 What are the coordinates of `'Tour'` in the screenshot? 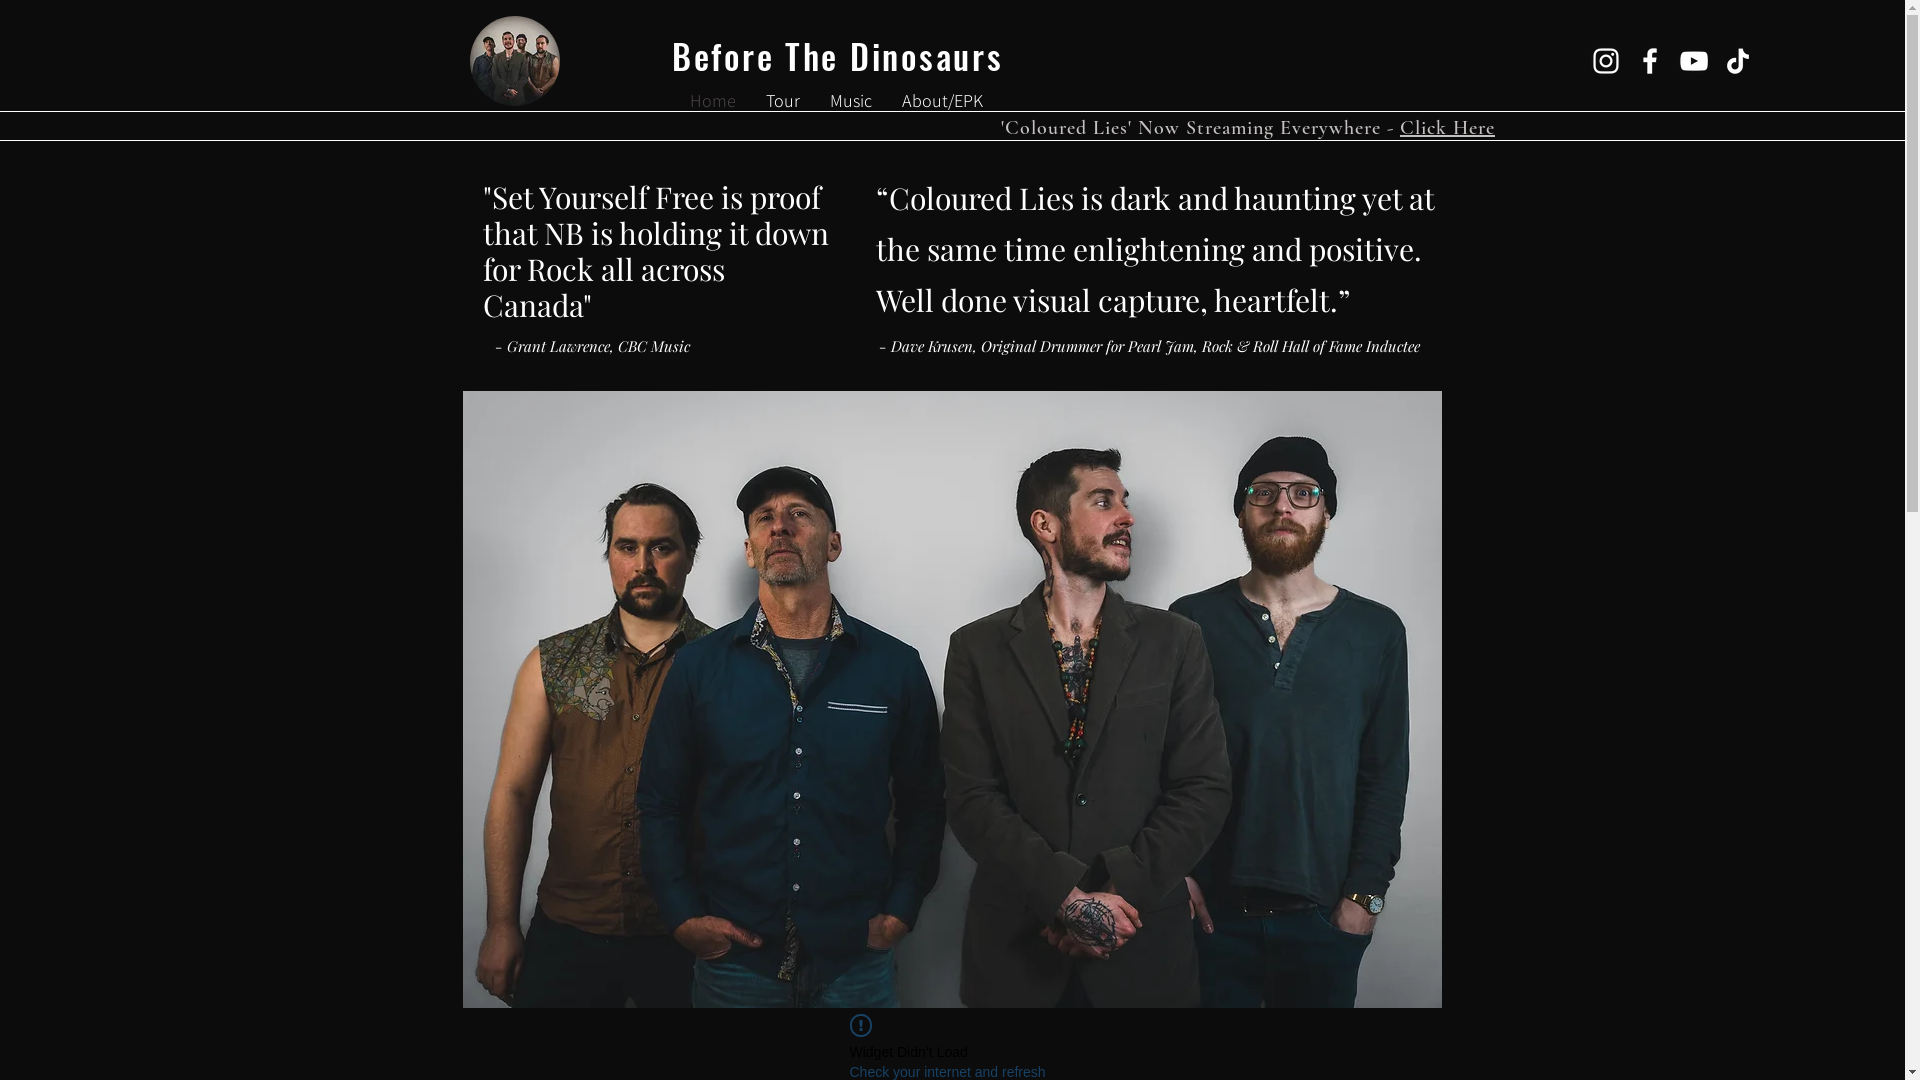 It's located at (781, 100).